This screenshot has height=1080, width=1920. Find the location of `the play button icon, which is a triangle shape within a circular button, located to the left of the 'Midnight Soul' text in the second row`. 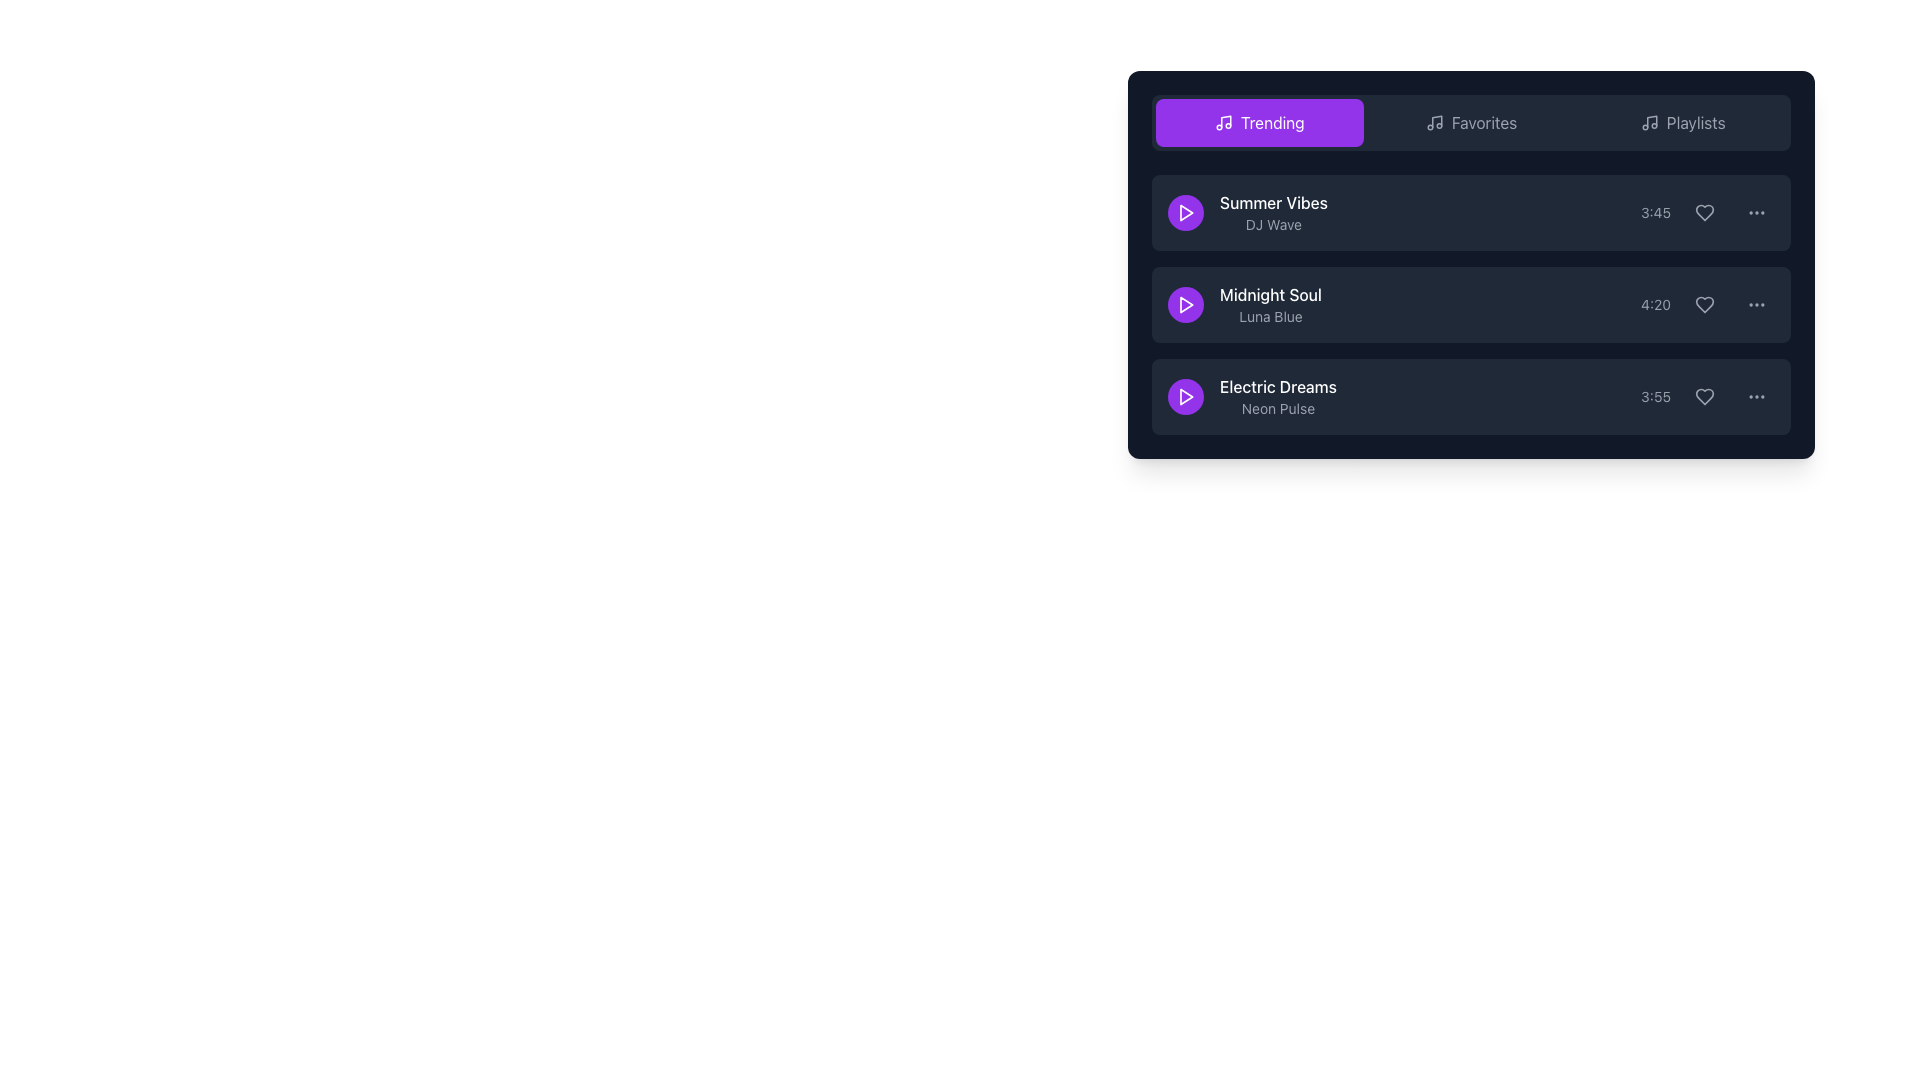

the play button icon, which is a triangle shape within a circular button, located to the left of the 'Midnight Soul' text in the second row is located at coordinates (1186, 304).